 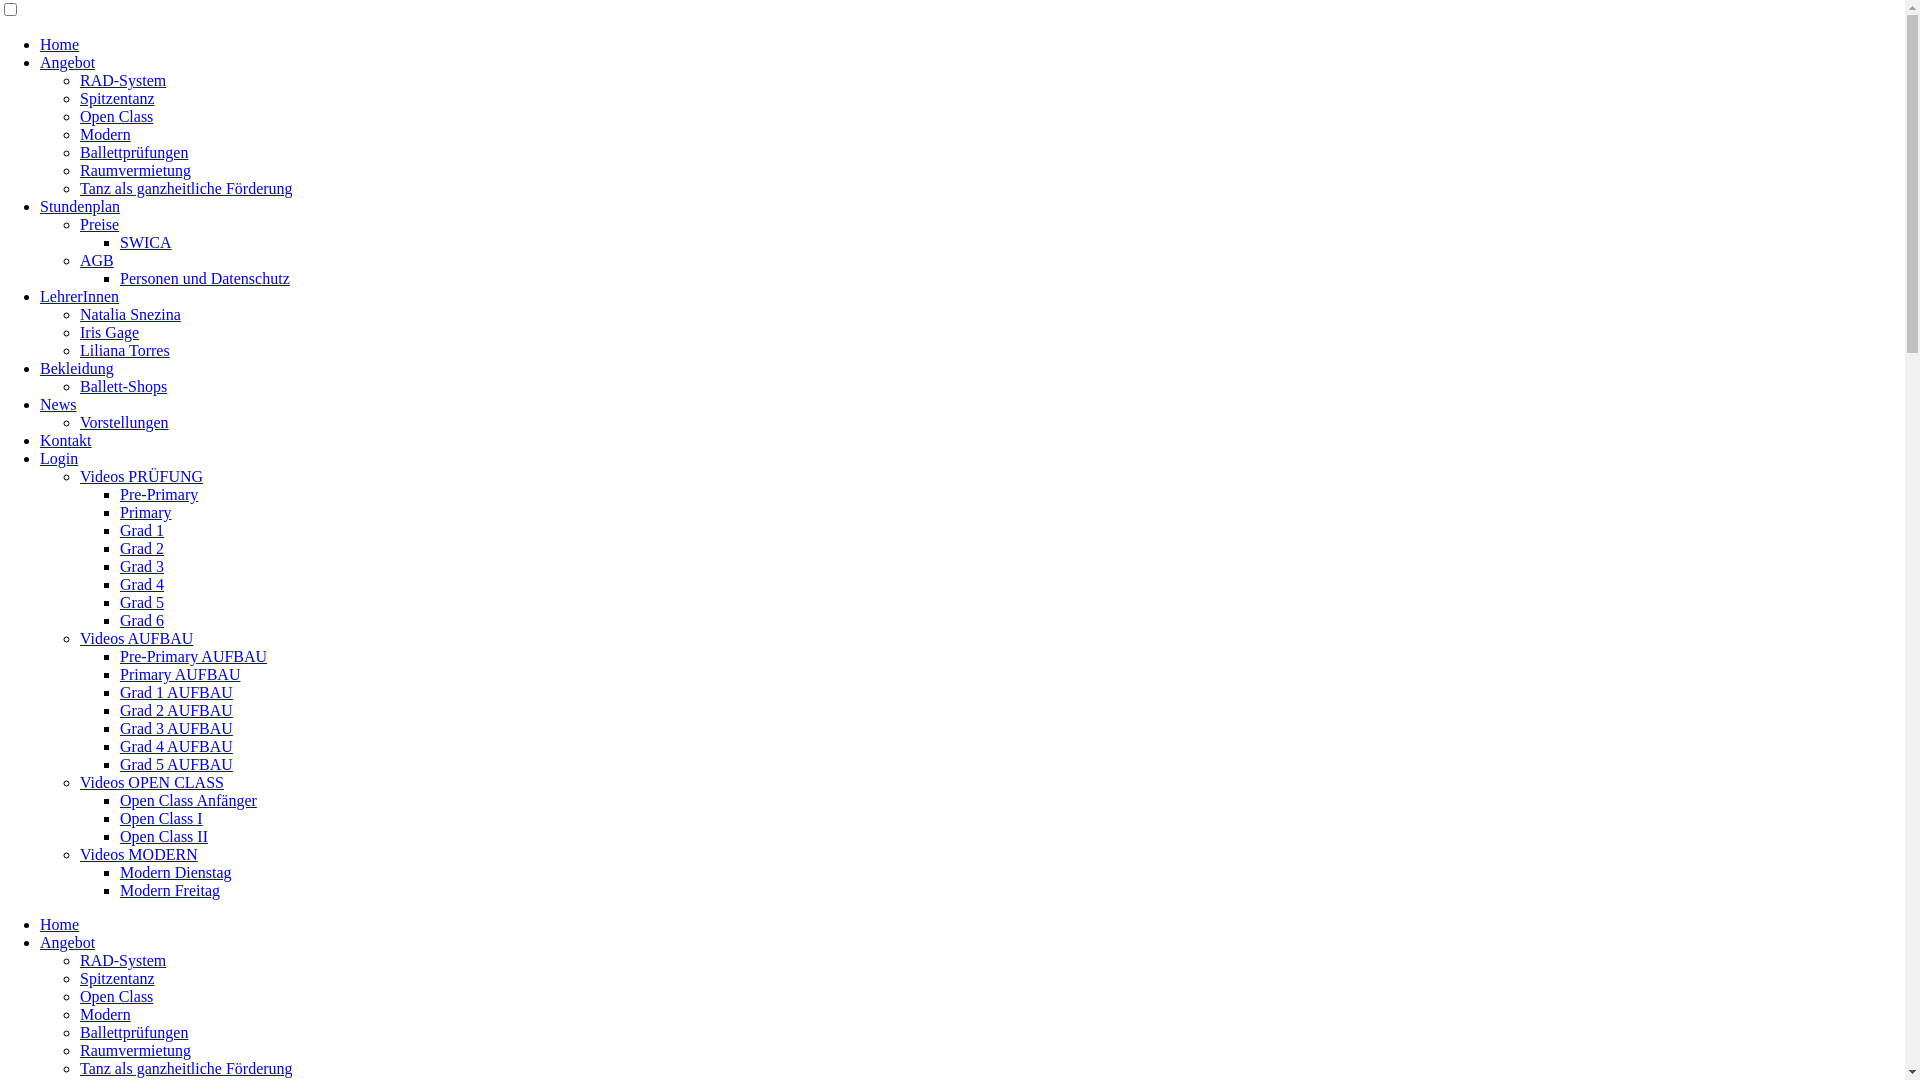 I want to click on 'Iris Gage', so click(x=108, y=331).